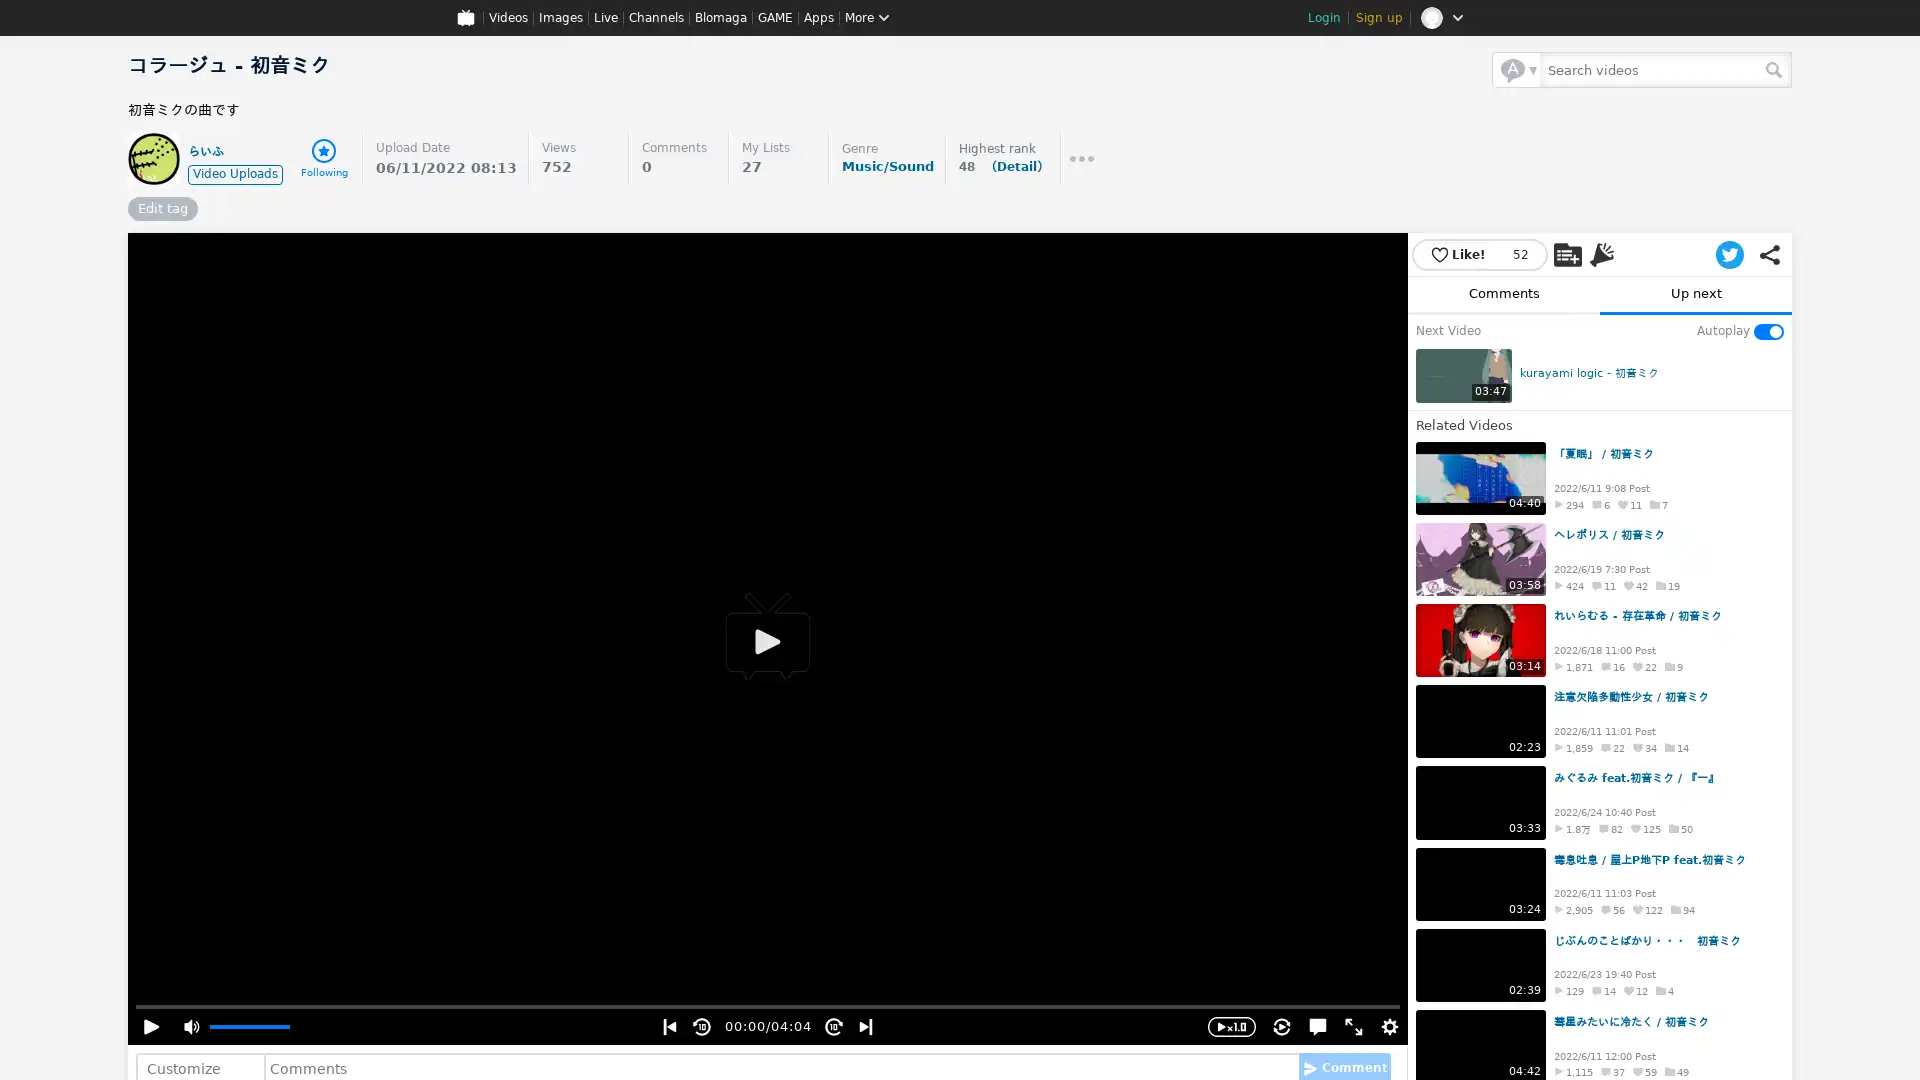 The height and width of the screenshot is (1080, 1920). Describe the element at coordinates (149, 1026) in the screenshot. I see `Play` at that location.